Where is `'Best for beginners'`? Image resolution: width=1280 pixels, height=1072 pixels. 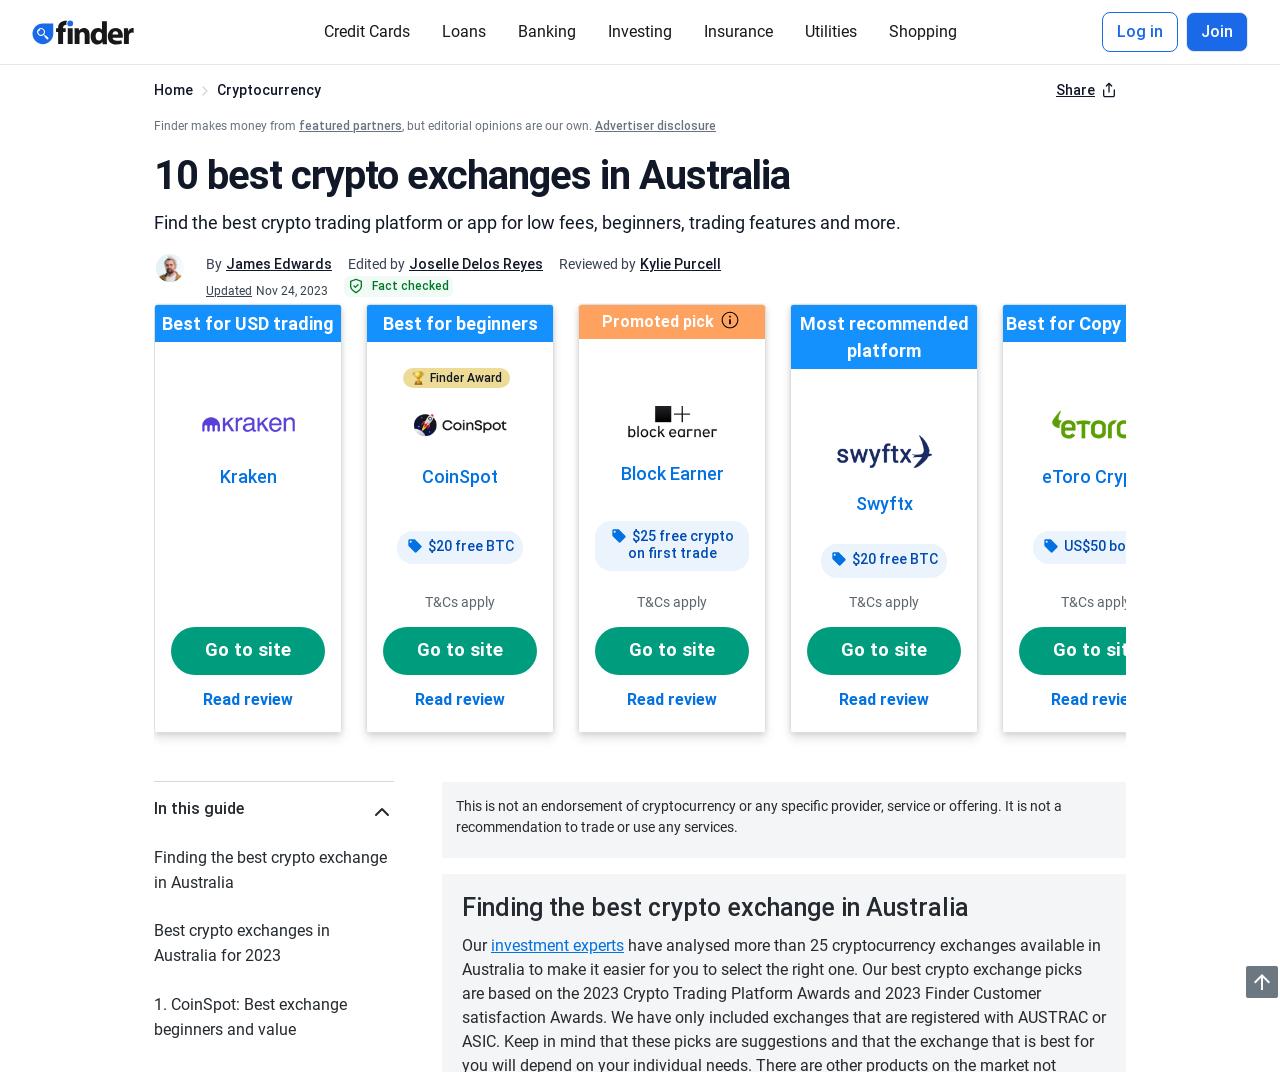 'Best for beginners' is located at coordinates (458, 321).